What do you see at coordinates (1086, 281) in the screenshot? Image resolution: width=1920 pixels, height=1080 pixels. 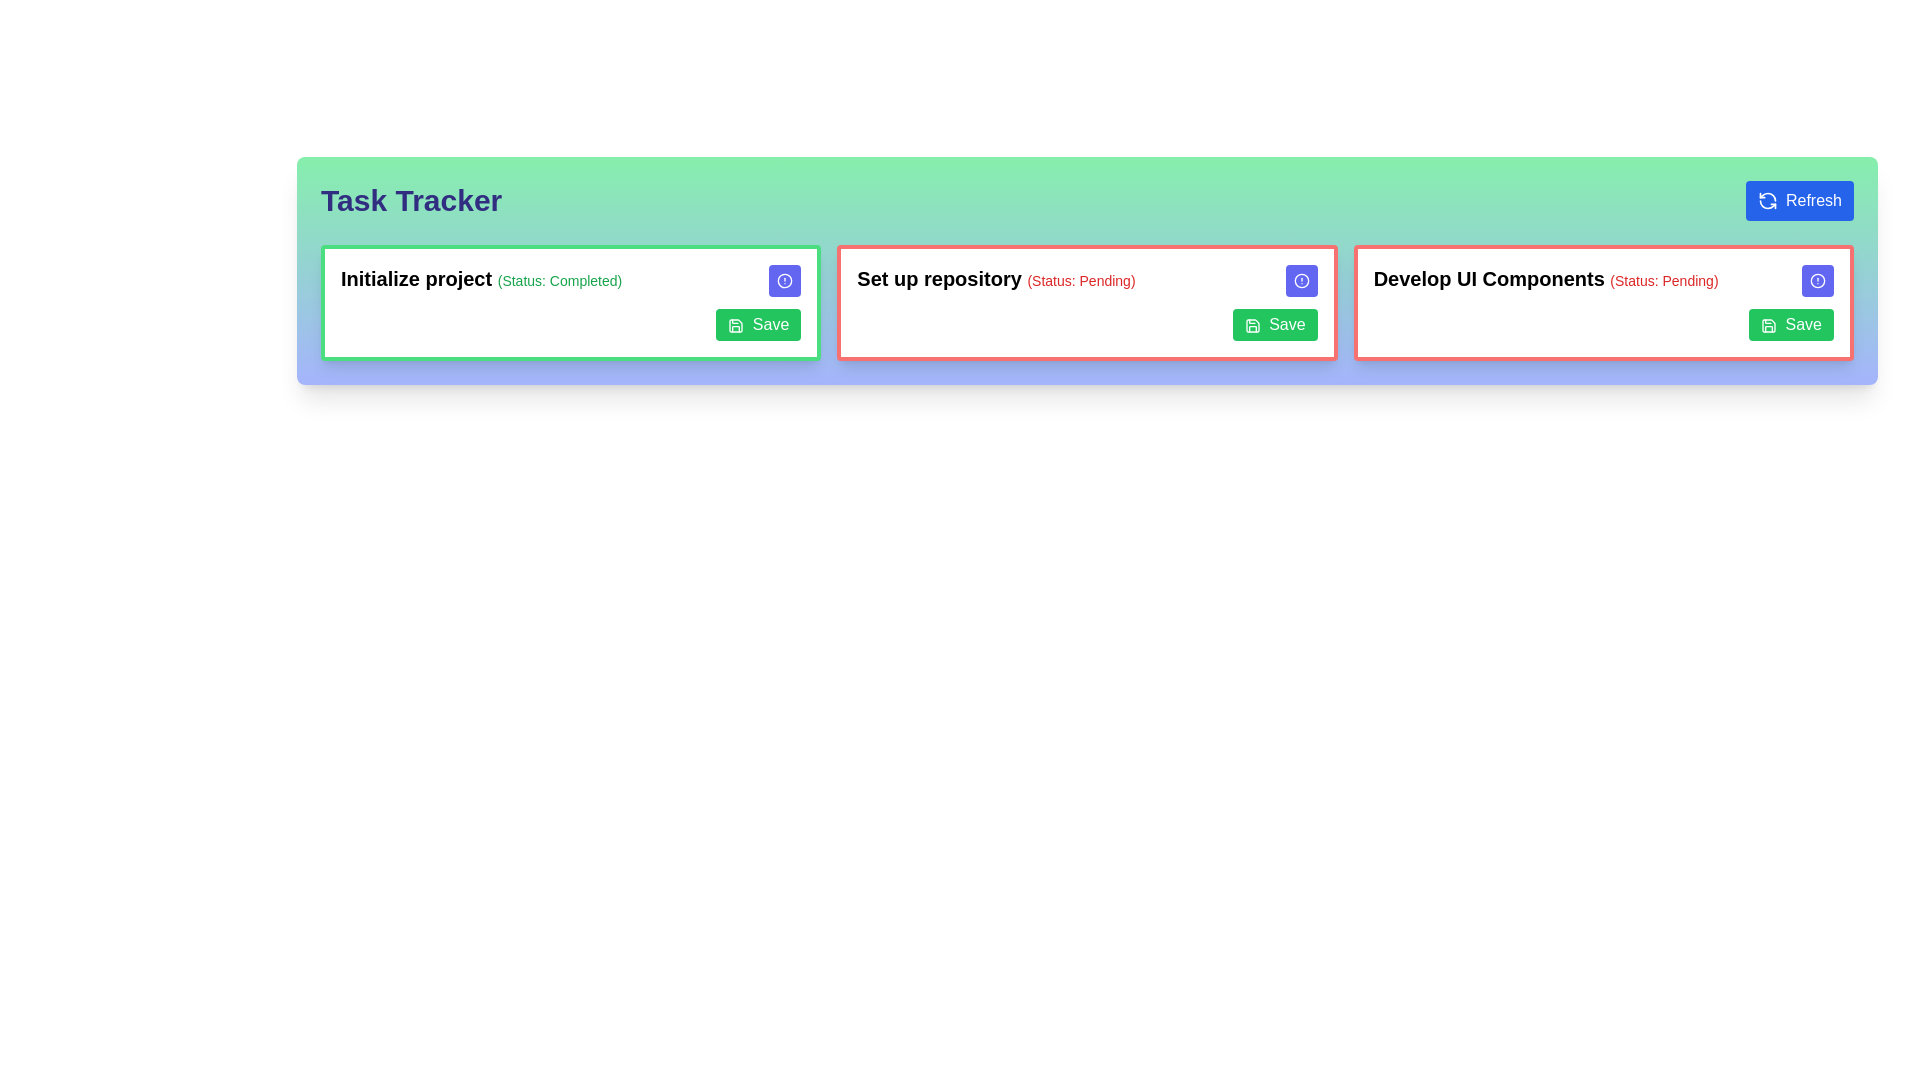 I see `the 'Set up repository' label with status text '(Status: Pending)' in red color and the information icon located in the second card from the left` at bounding box center [1086, 281].